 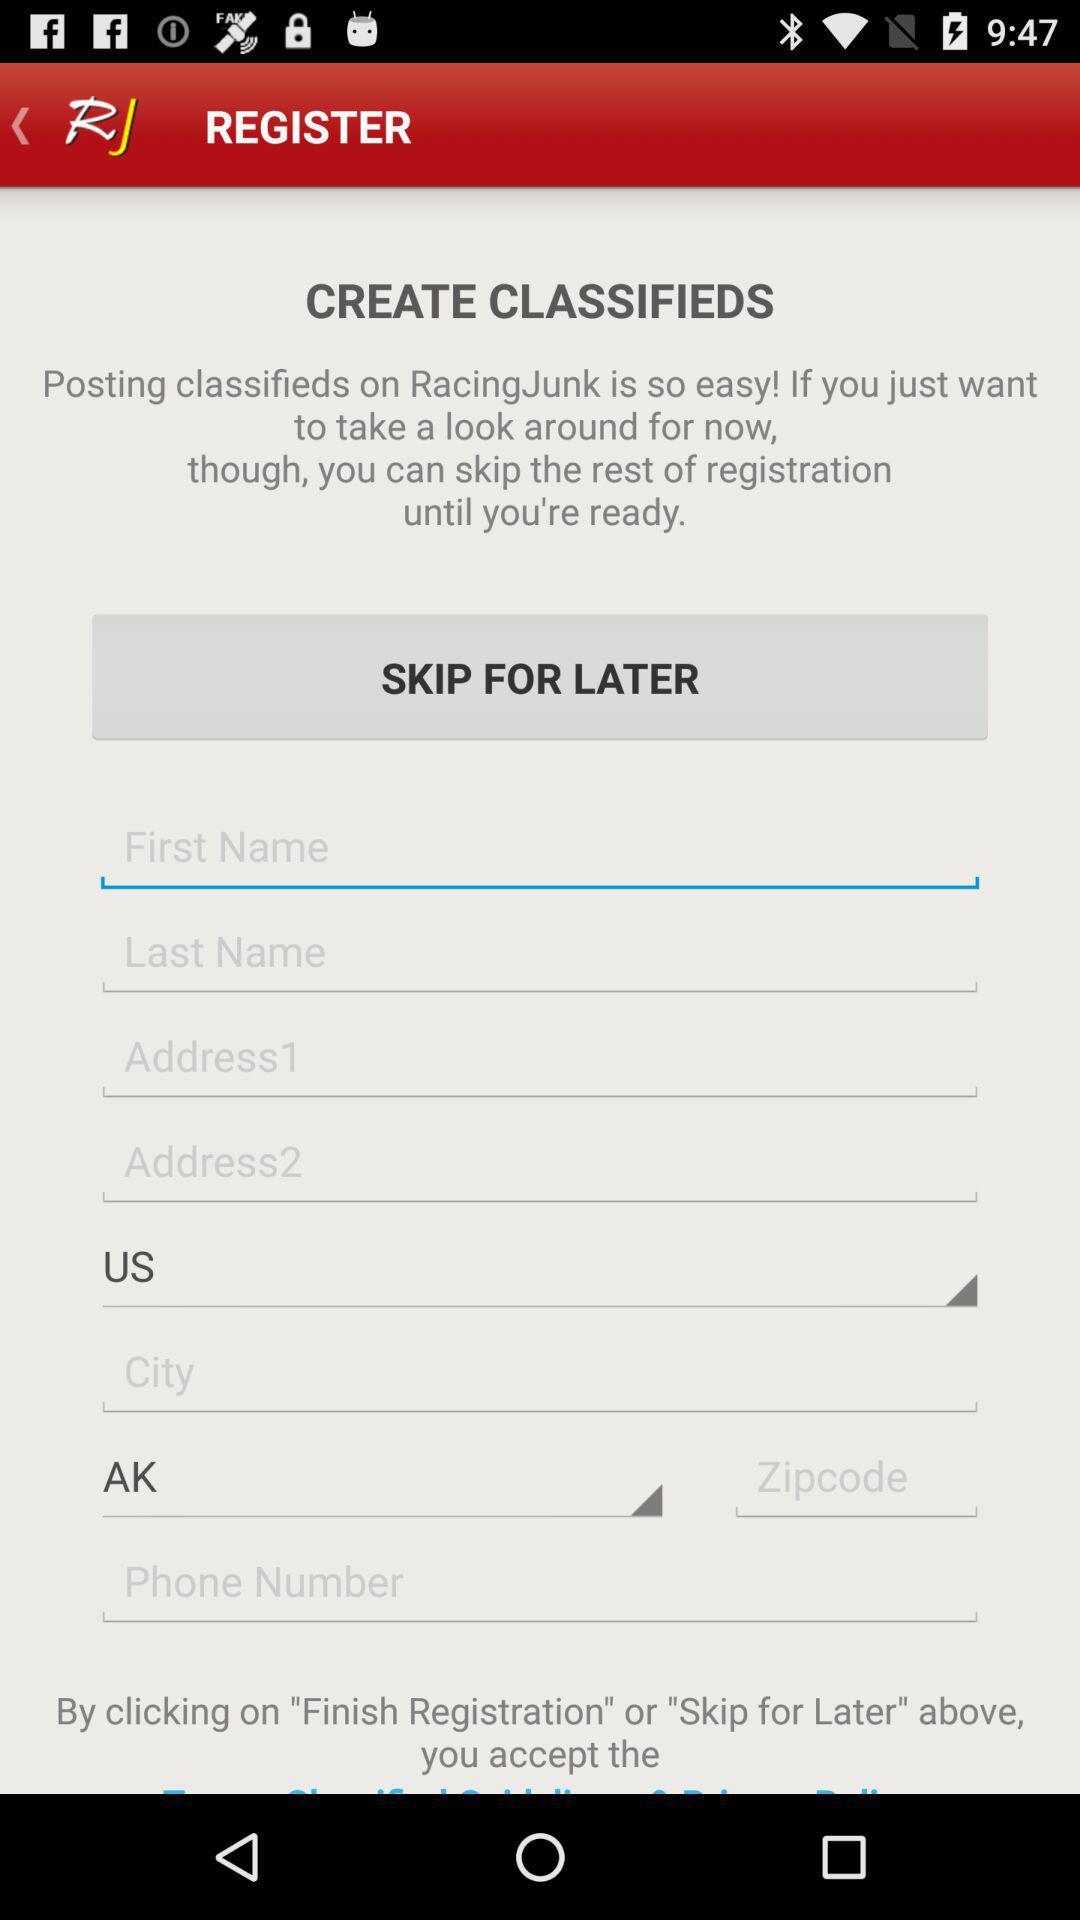 I want to click on type address, so click(x=540, y=1054).